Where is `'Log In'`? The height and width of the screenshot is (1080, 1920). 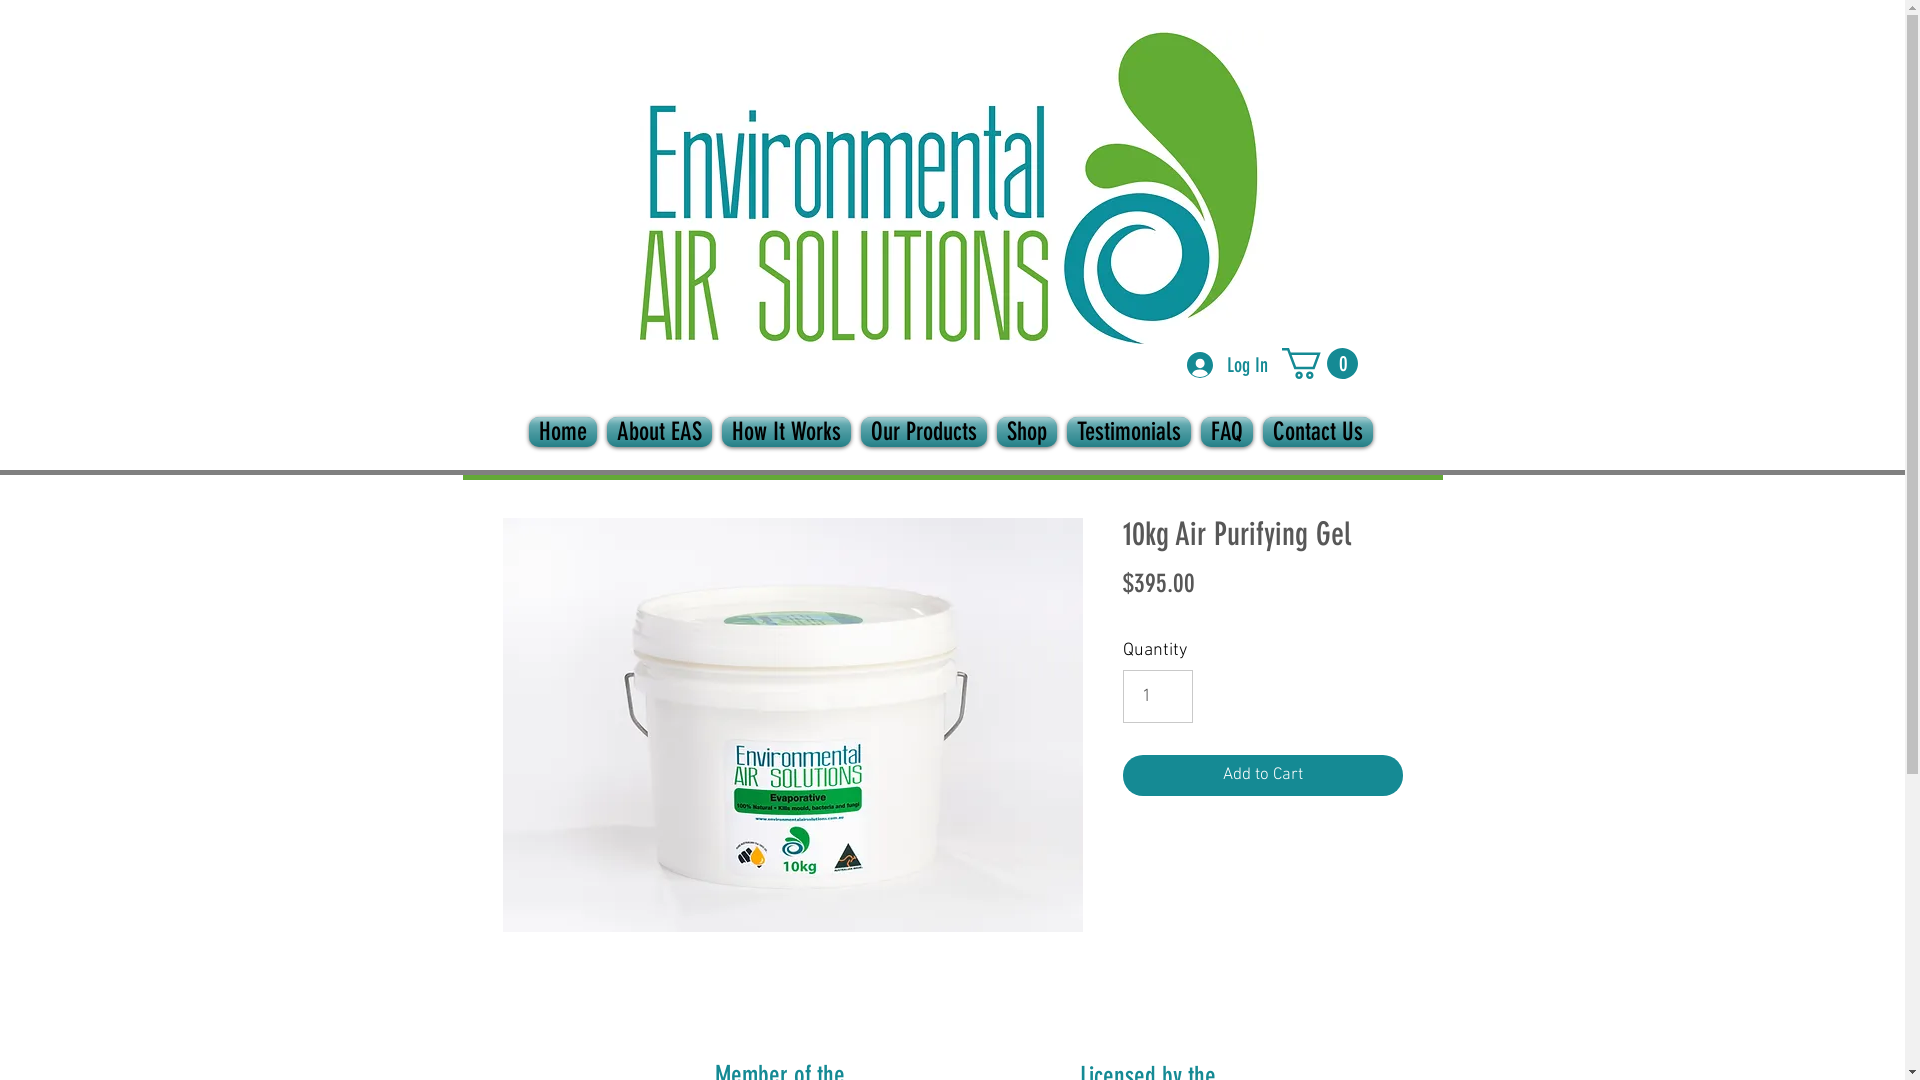 'Log In' is located at coordinates (1172, 365).